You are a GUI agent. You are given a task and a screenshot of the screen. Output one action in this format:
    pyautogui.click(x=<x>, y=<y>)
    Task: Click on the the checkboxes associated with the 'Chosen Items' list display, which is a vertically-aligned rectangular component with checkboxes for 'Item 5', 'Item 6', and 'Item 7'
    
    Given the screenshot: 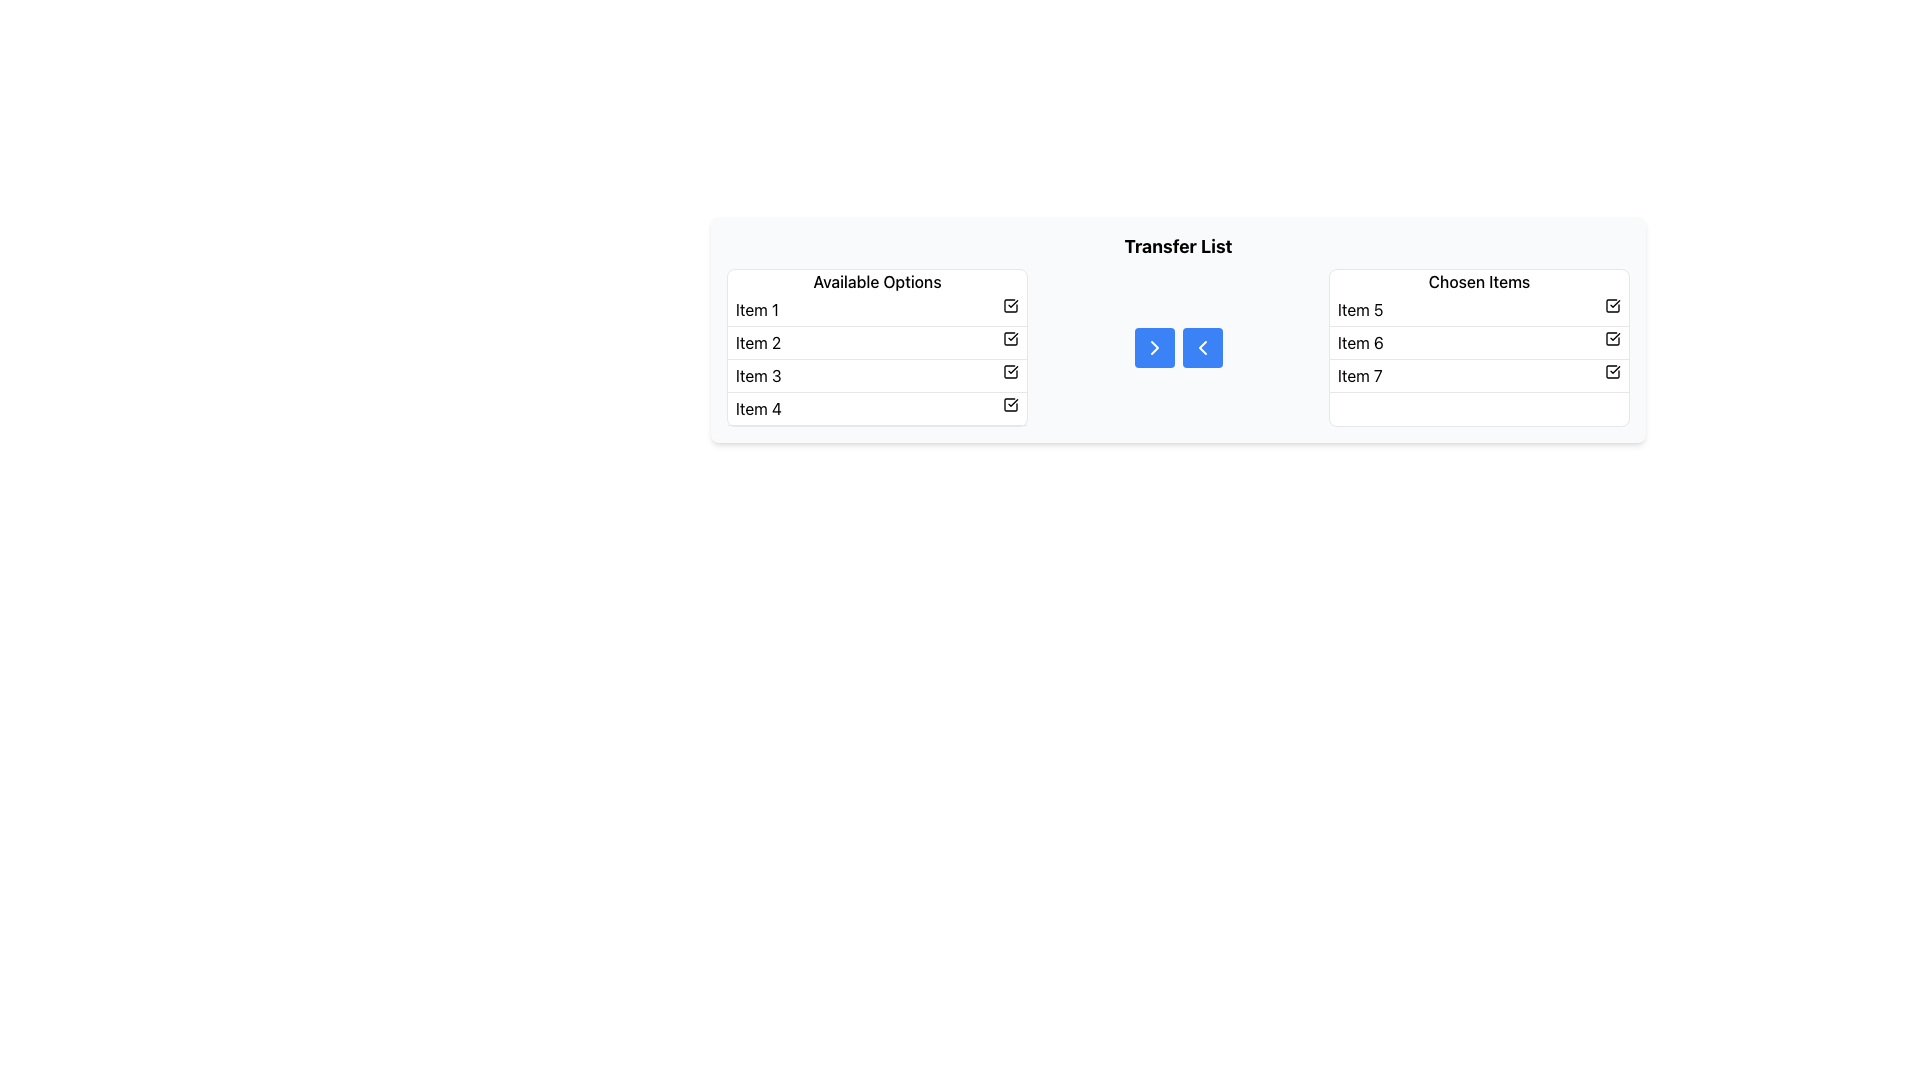 What is the action you would take?
    pyautogui.click(x=1478, y=346)
    